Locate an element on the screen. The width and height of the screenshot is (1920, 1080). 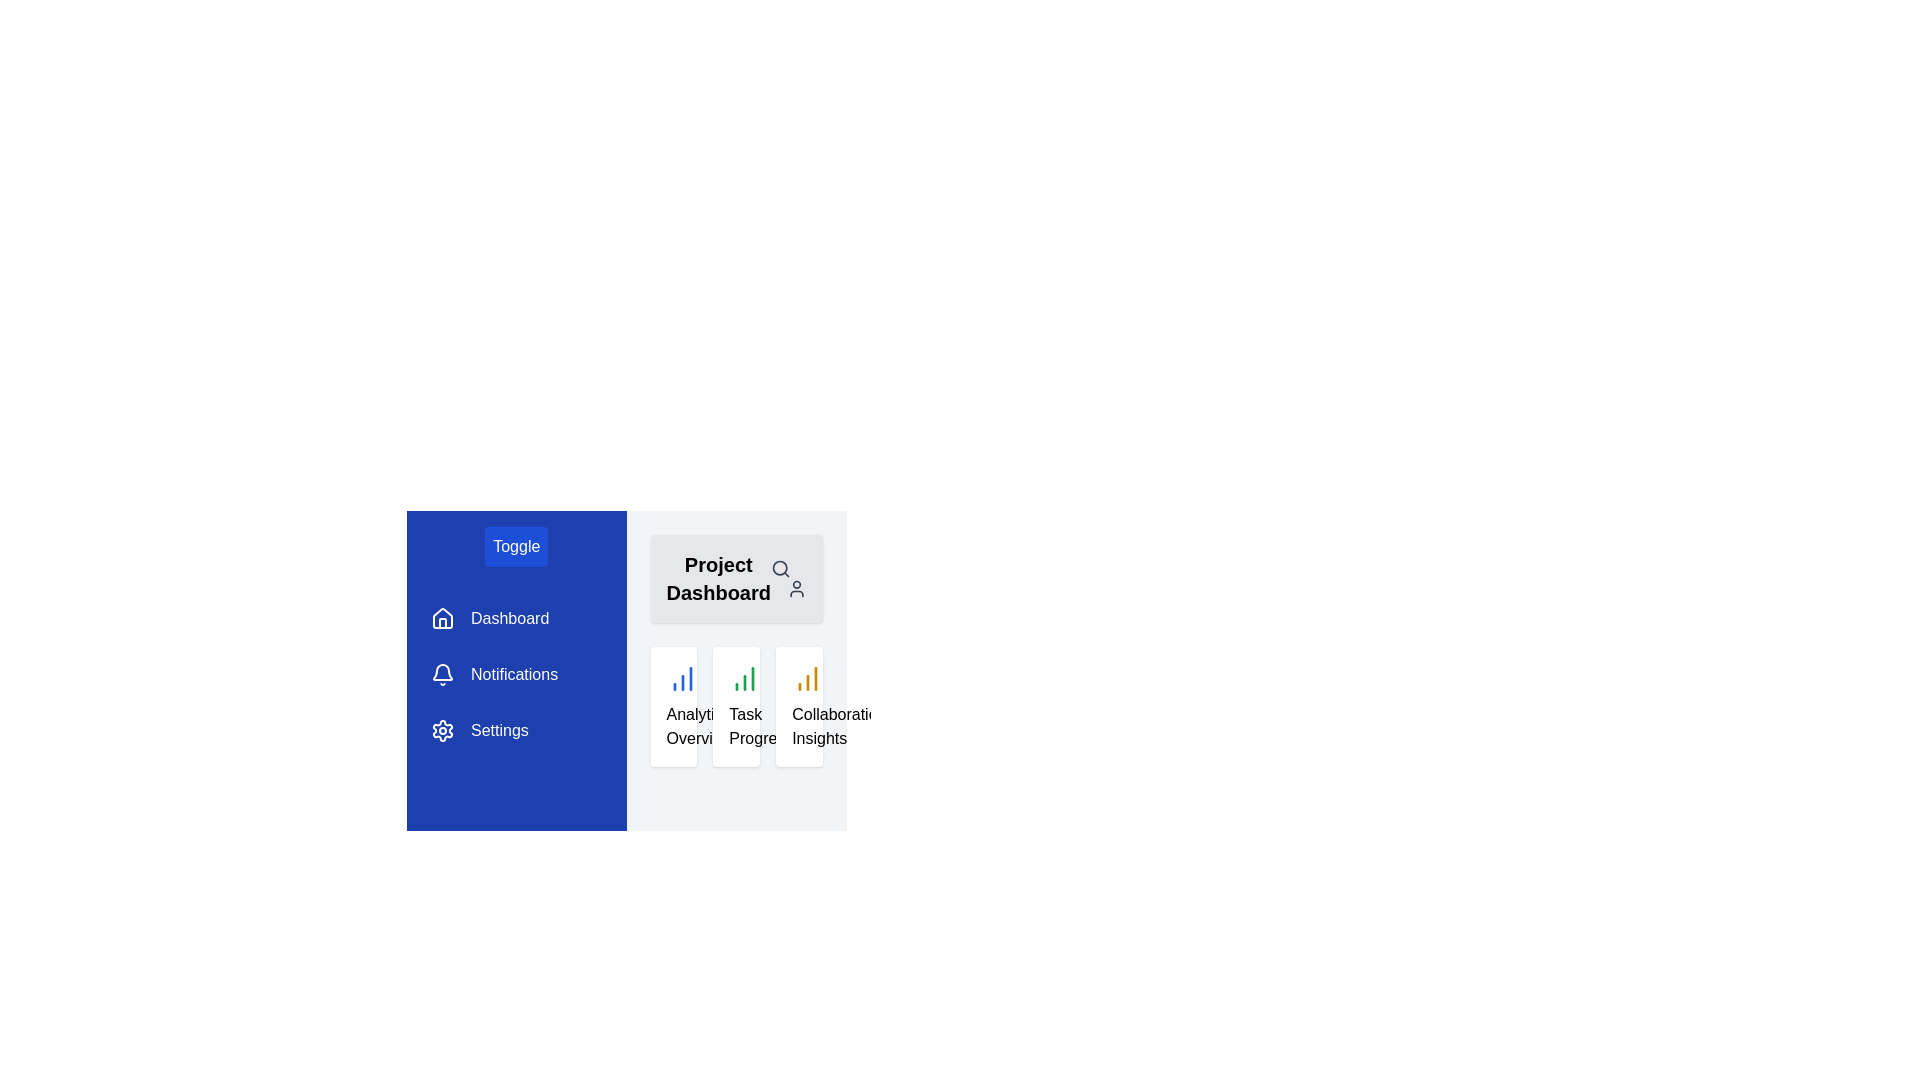
the navigation button labeled 'Dashboard' with a house icon is located at coordinates (490, 617).